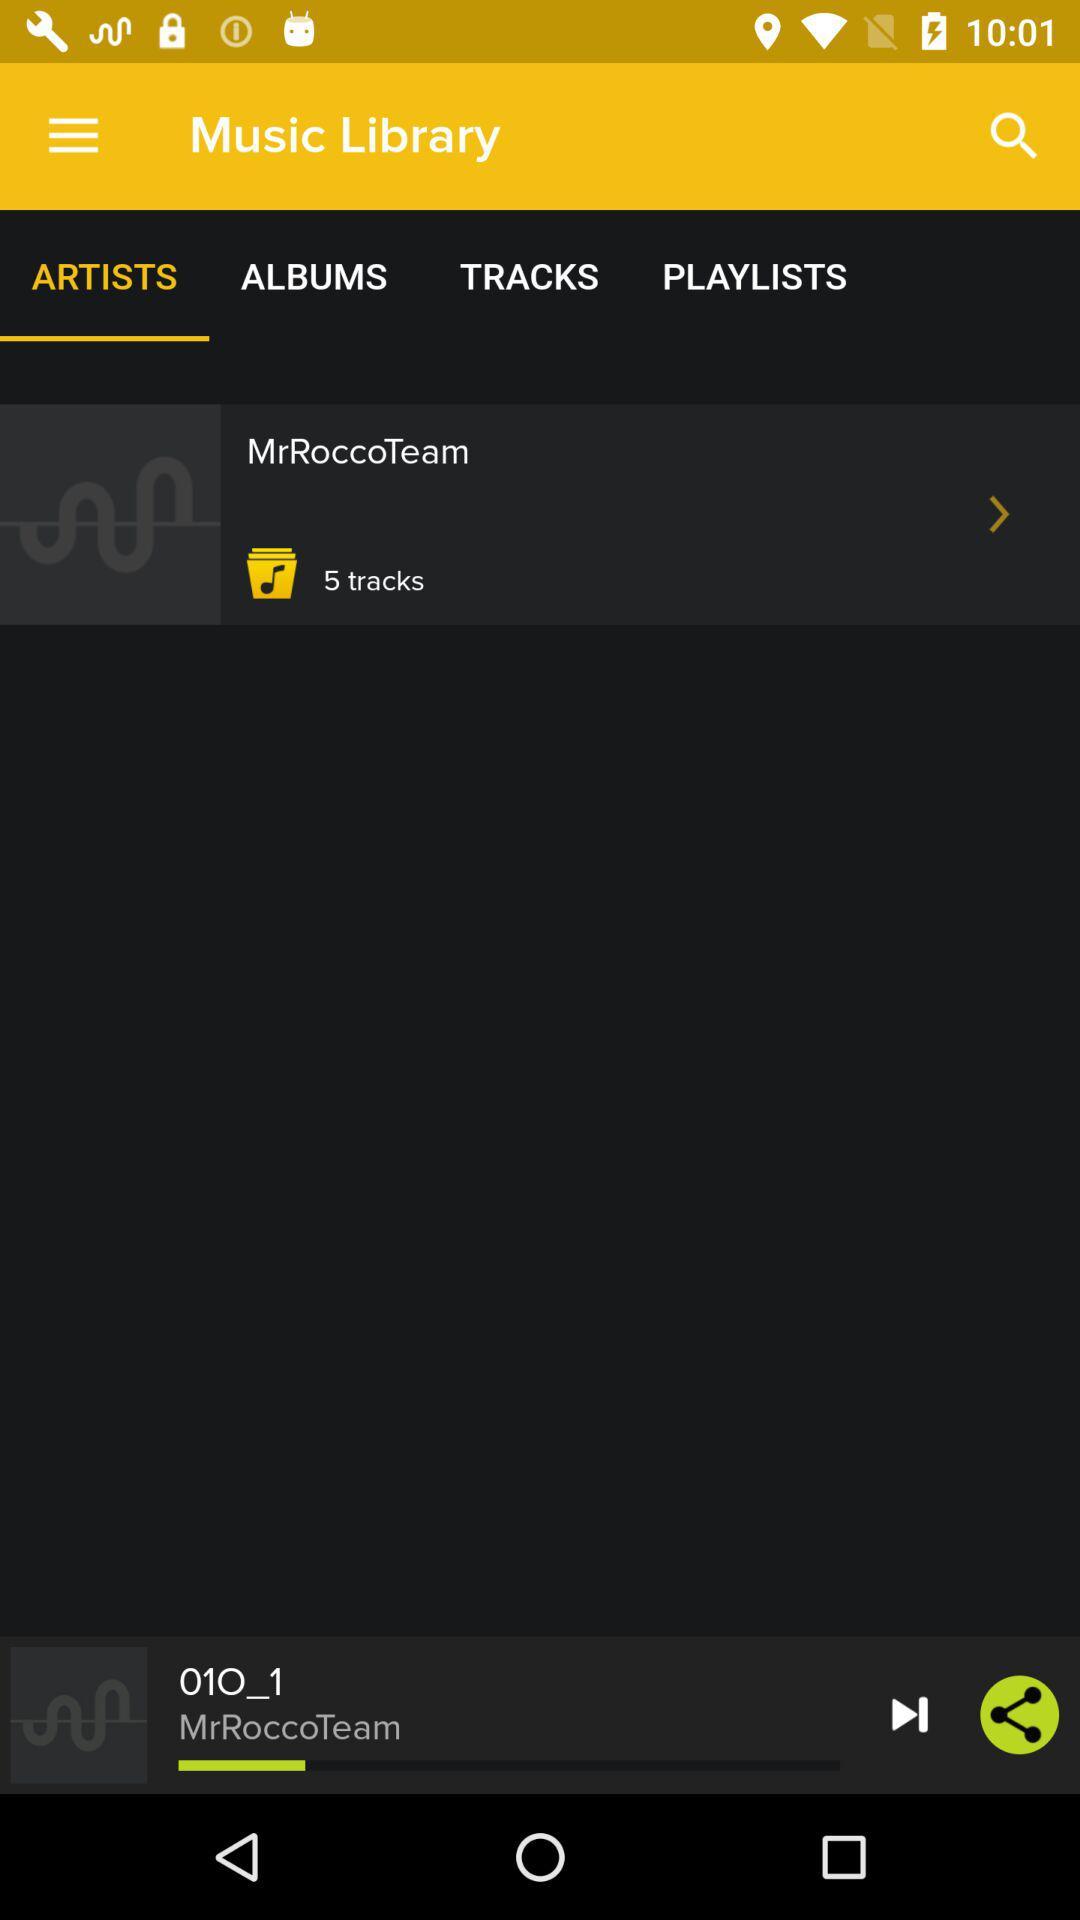  I want to click on the skip_next icon, so click(910, 1713).